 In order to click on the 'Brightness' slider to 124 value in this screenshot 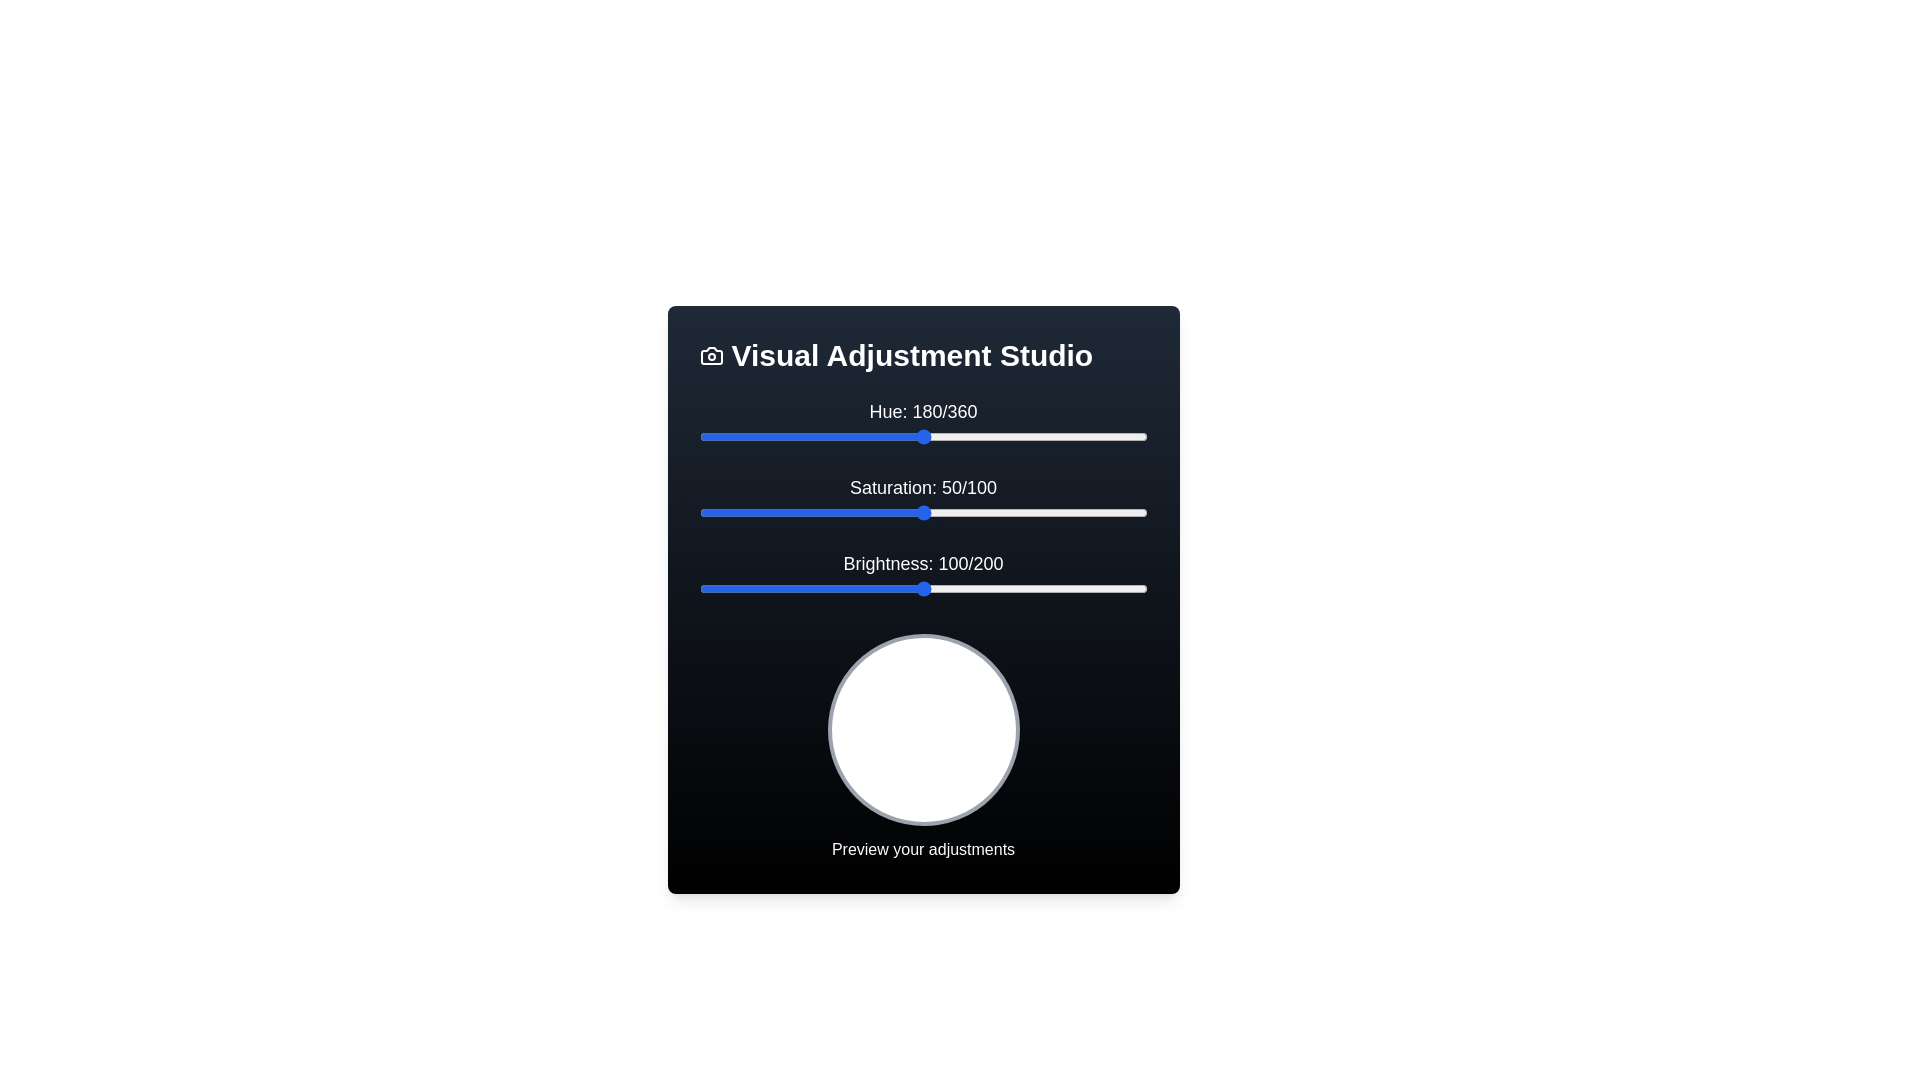, I will do `click(977, 588)`.